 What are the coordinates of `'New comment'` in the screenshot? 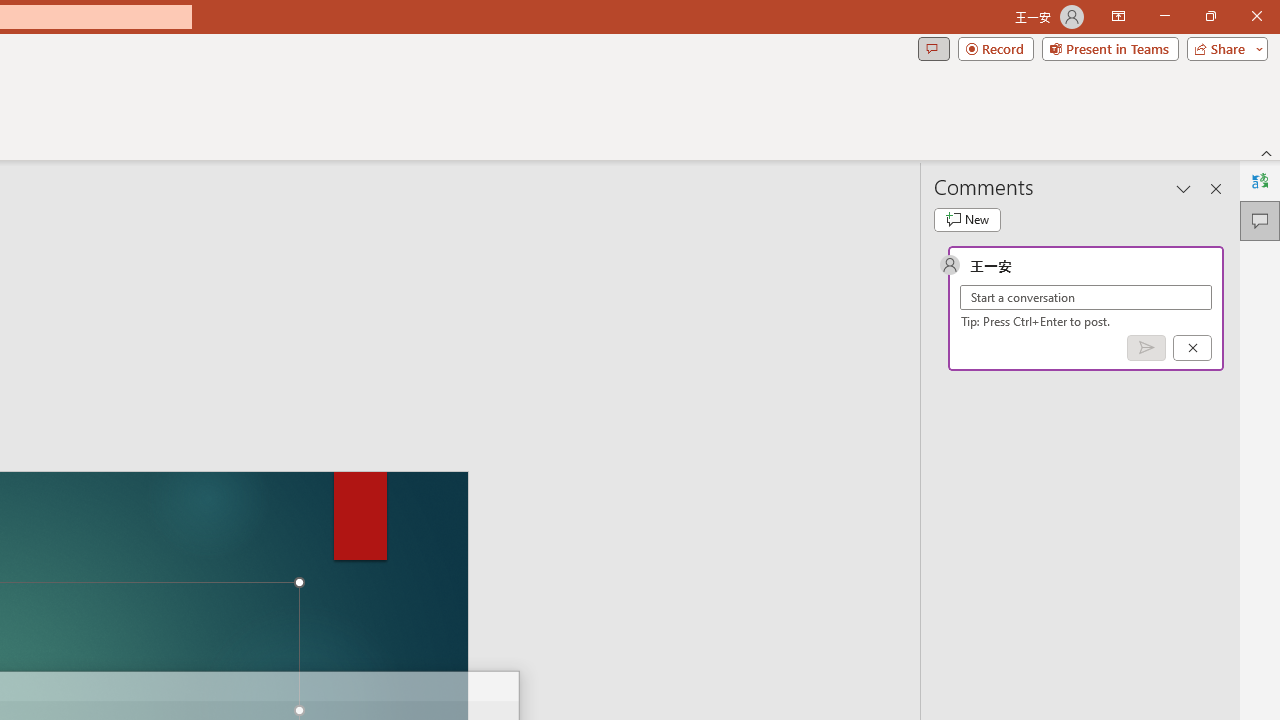 It's located at (967, 219).